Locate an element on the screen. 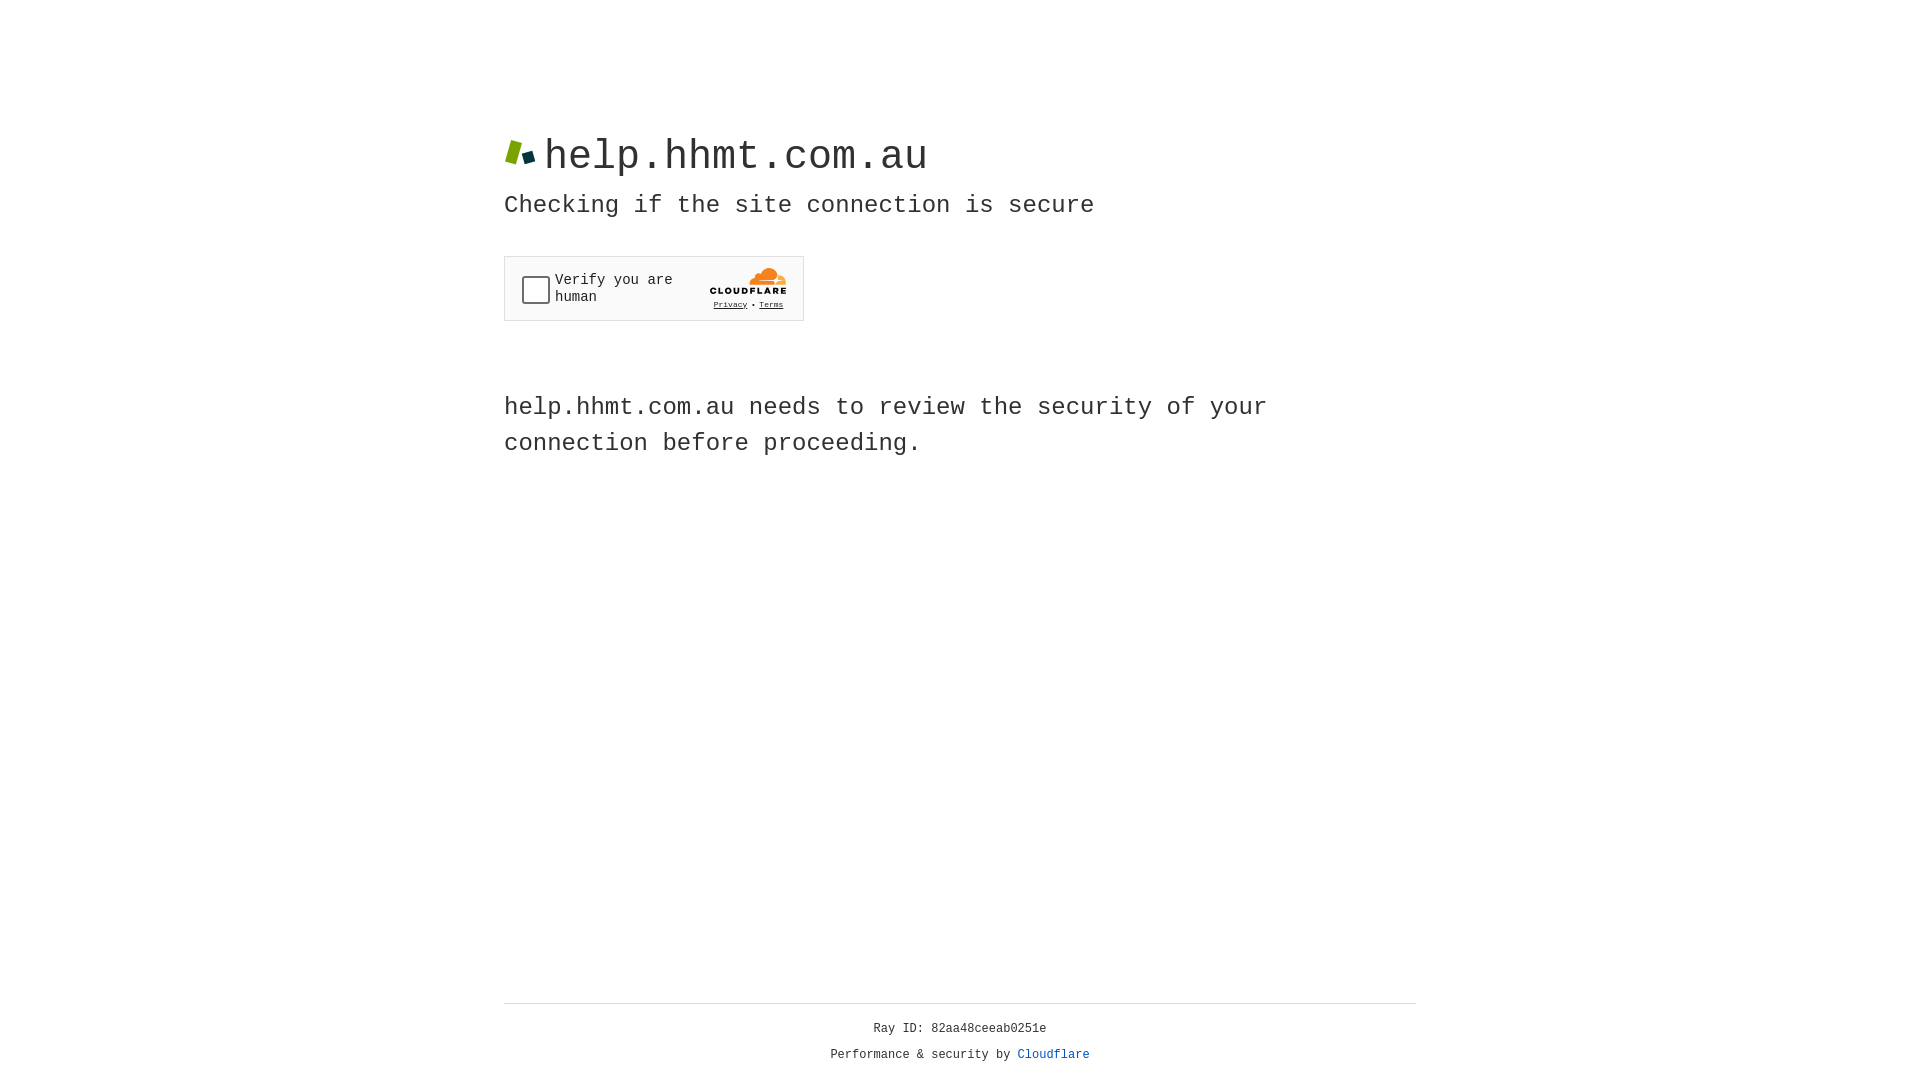 The height and width of the screenshot is (1080, 1920). 'Cloudflare' is located at coordinates (1053, 1054).